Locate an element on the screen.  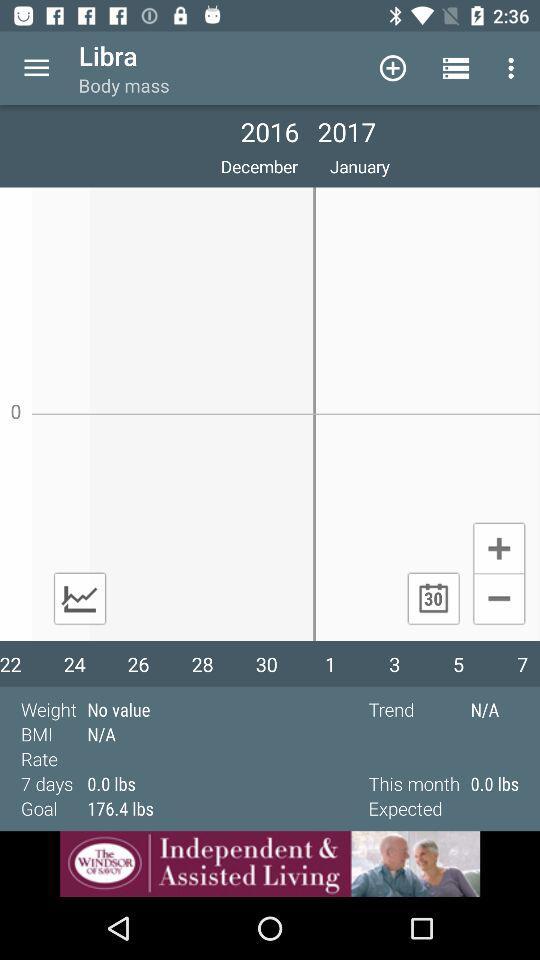
open advertisement is located at coordinates (270, 863).